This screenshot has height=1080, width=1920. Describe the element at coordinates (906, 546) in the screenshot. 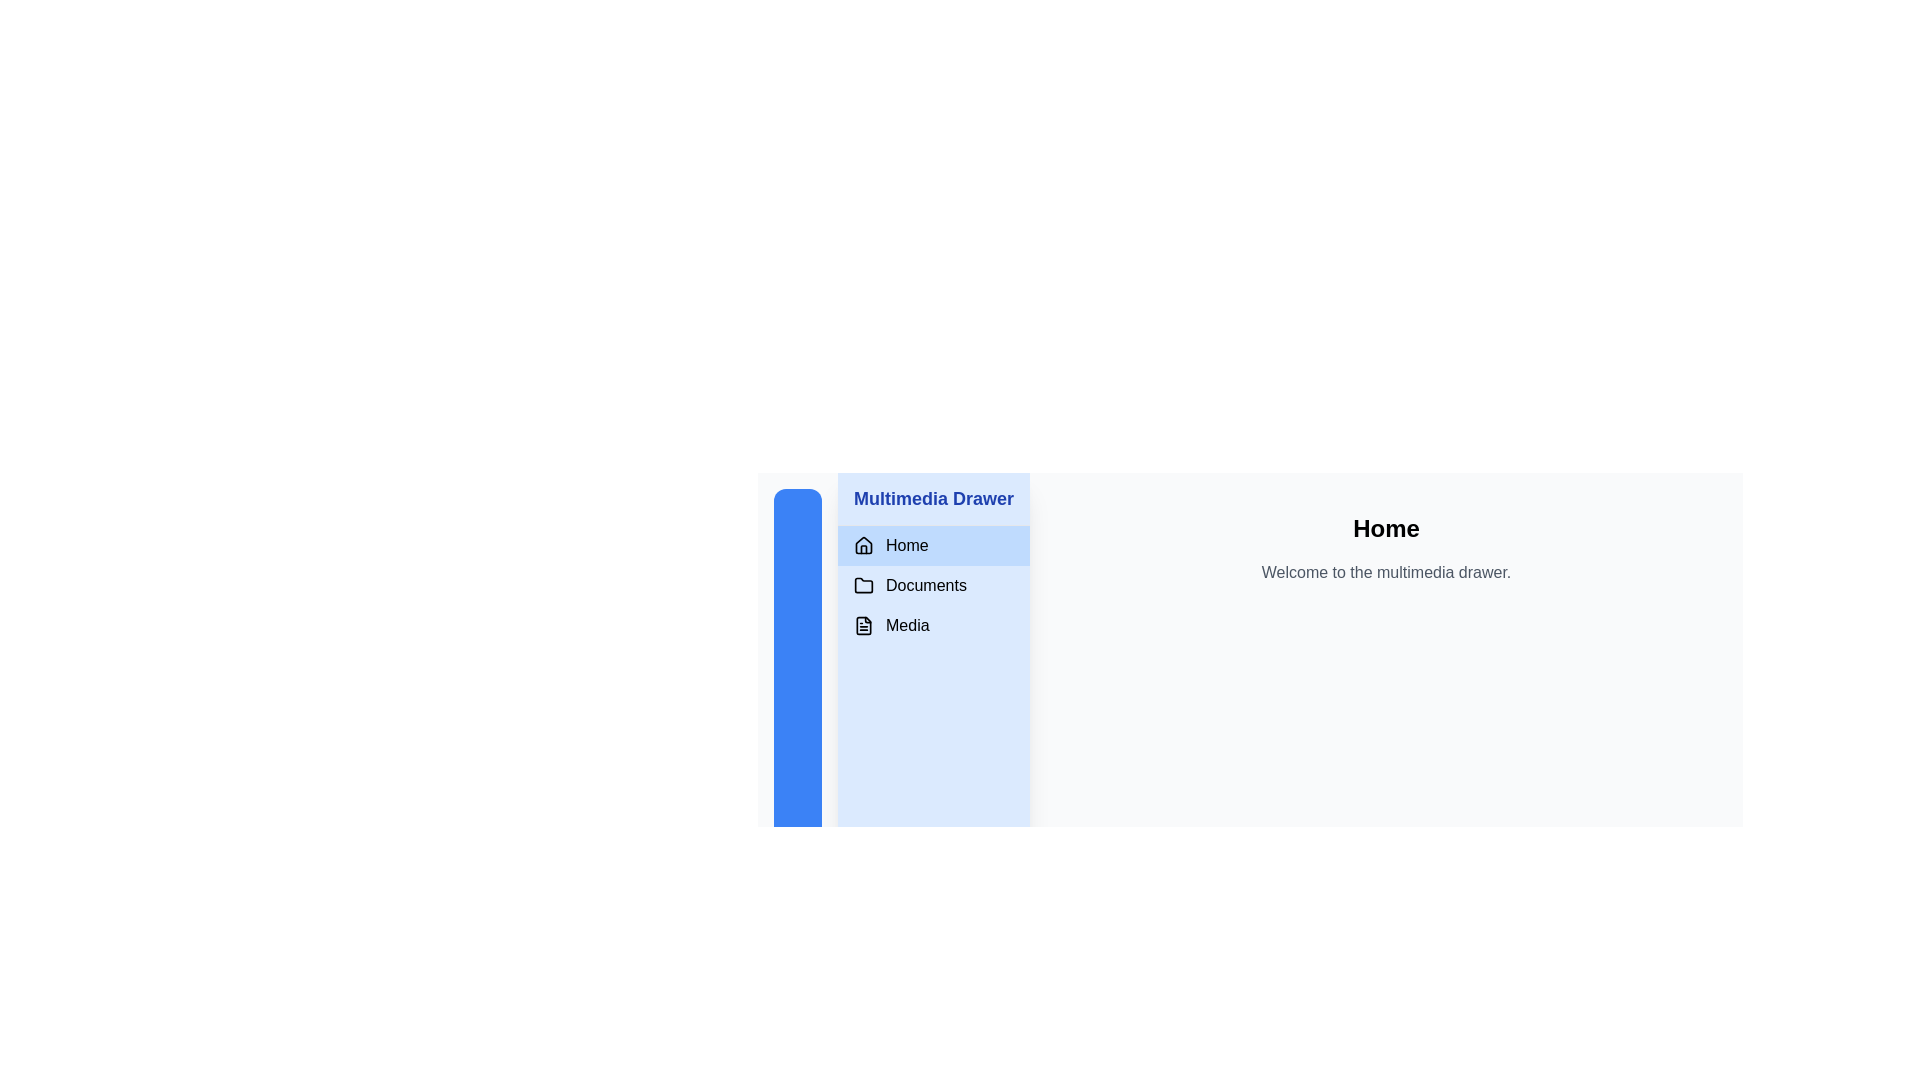

I see `the 'Home' menu item located in the left-hand menu below the 'Multimedia Drawer' label` at that location.